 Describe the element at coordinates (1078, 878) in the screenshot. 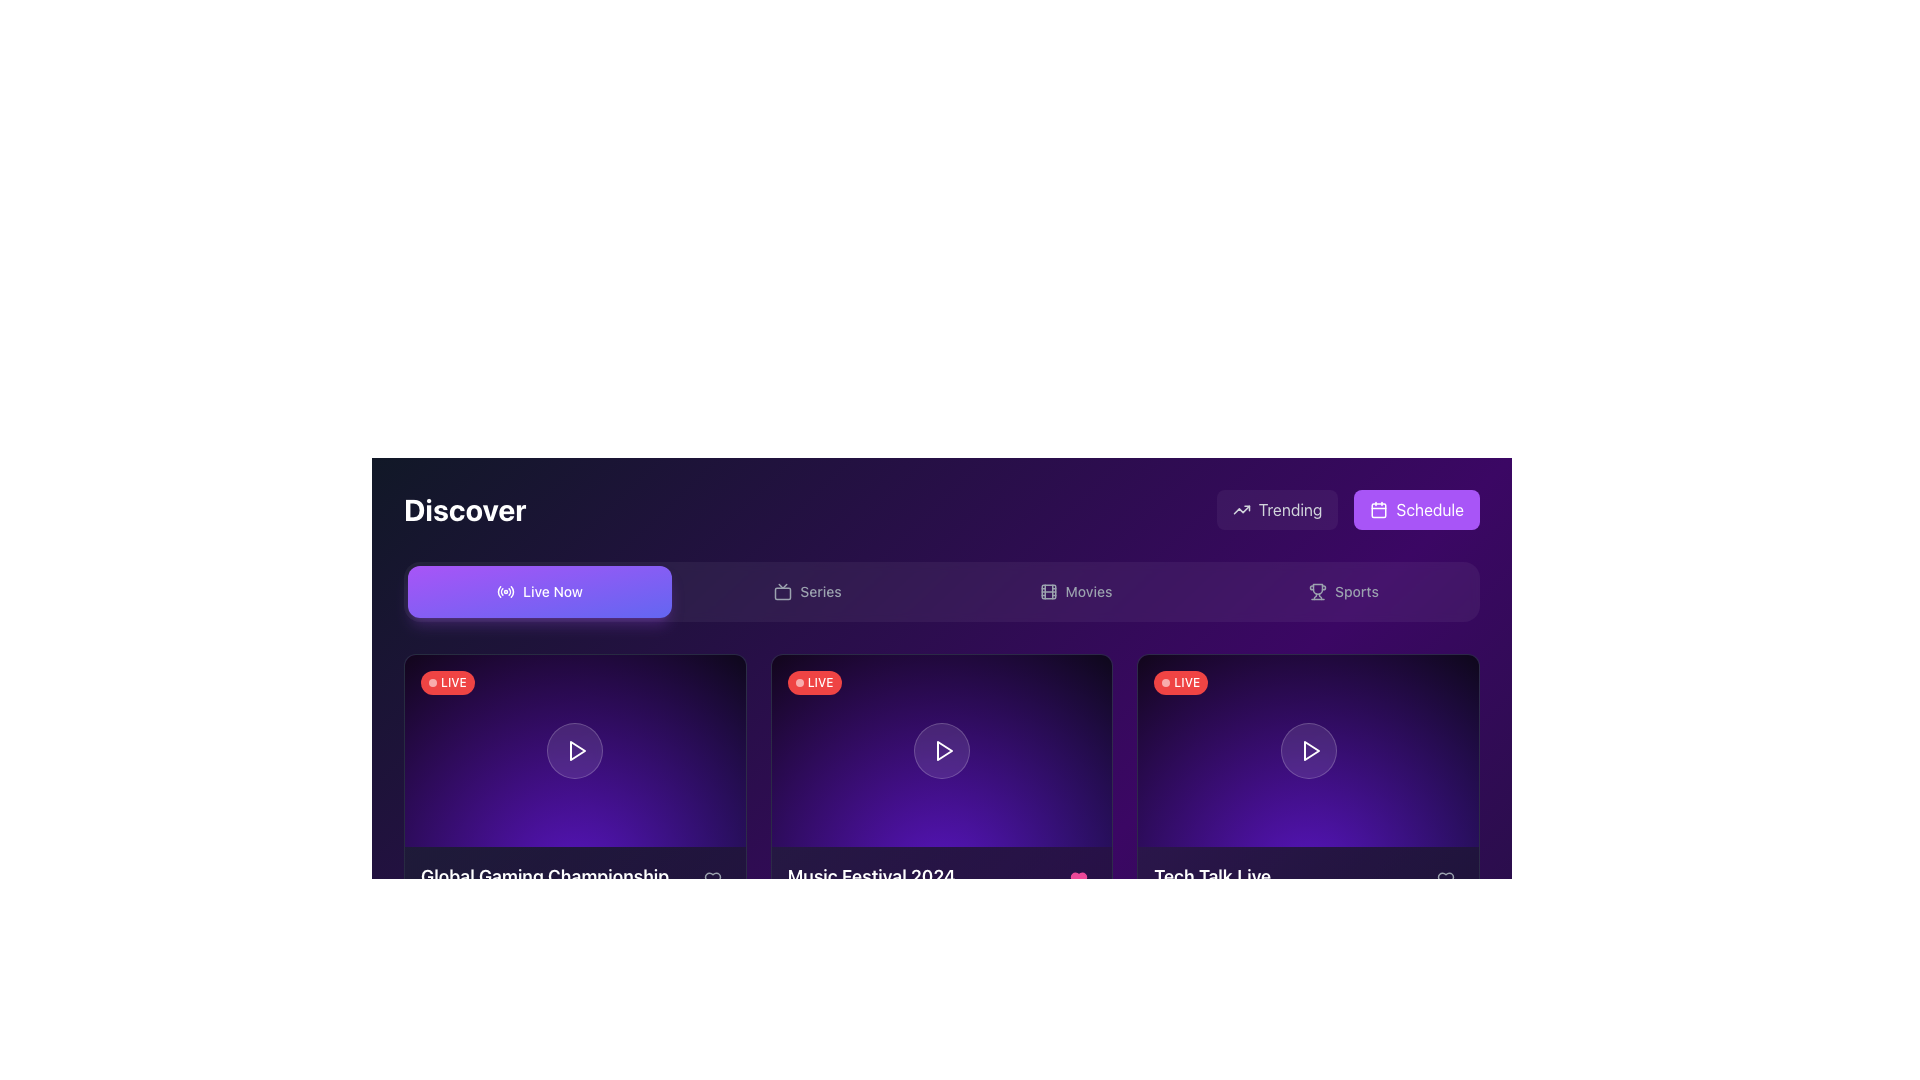

I see `the favorite button with a heart-shaped icon located under the 'Music Festival 2024' title` at that location.